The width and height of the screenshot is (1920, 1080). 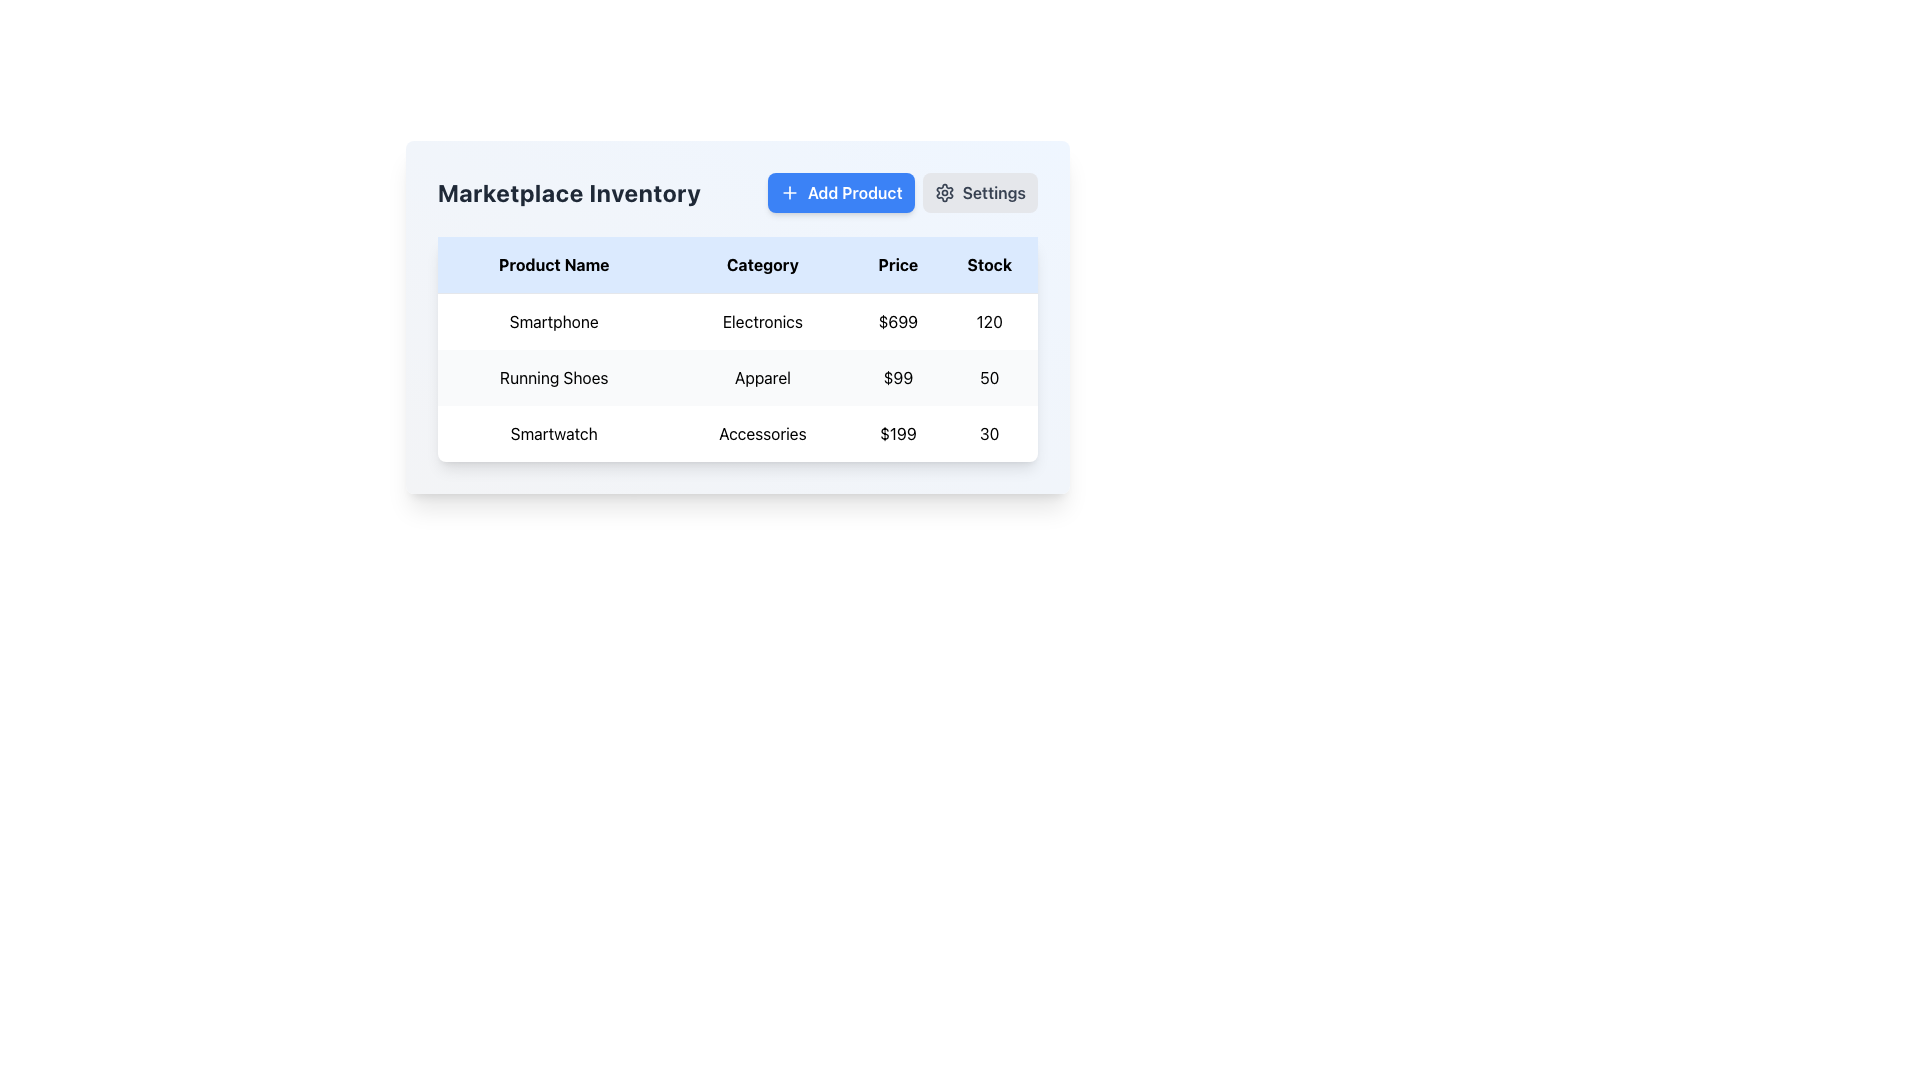 What do you see at coordinates (855, 192) in the screenshot?
I see `text label that says 'Add Product', which is styled in white on a medium blue button, located in the upper area of the interface` at bounding box center [855, 192].